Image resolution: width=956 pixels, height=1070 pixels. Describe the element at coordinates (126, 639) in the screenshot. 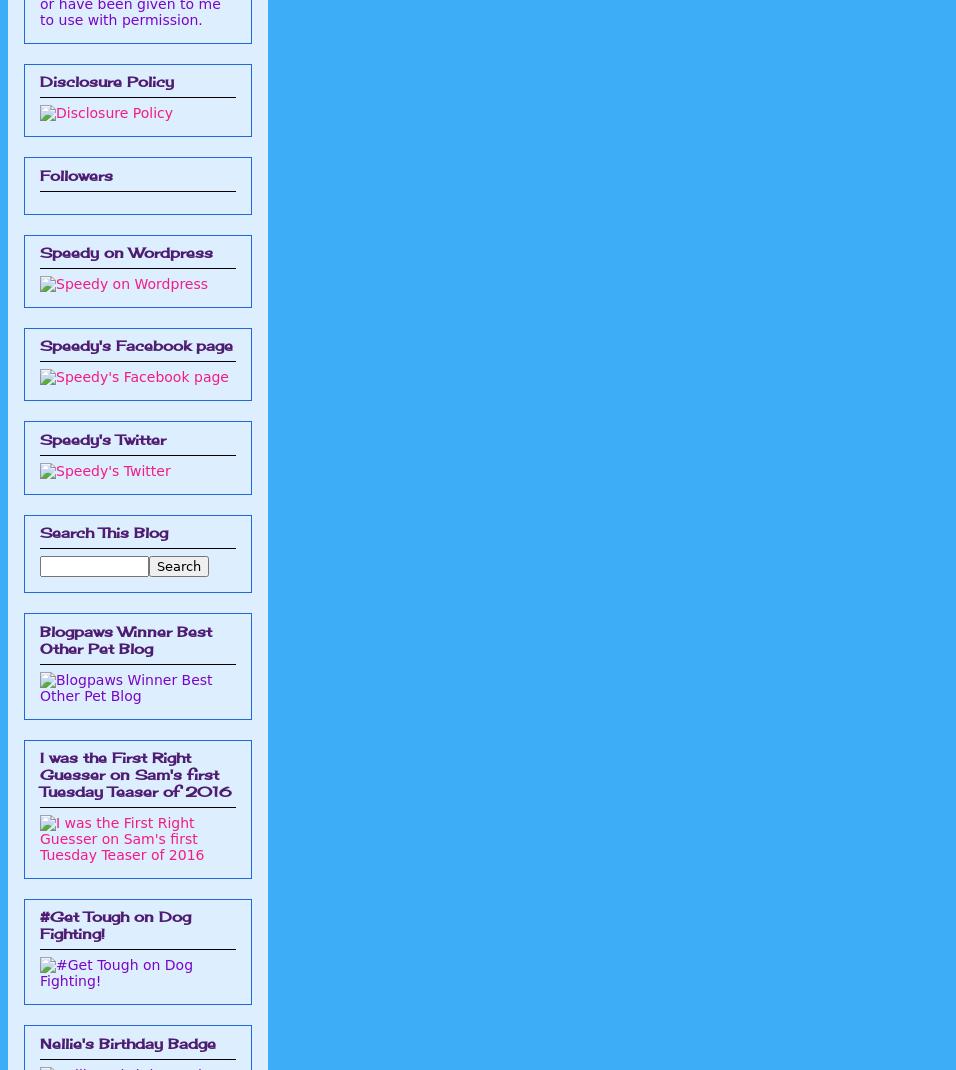

I see `'Blogpaws Winner Best Other Pet Blog'` at that location.